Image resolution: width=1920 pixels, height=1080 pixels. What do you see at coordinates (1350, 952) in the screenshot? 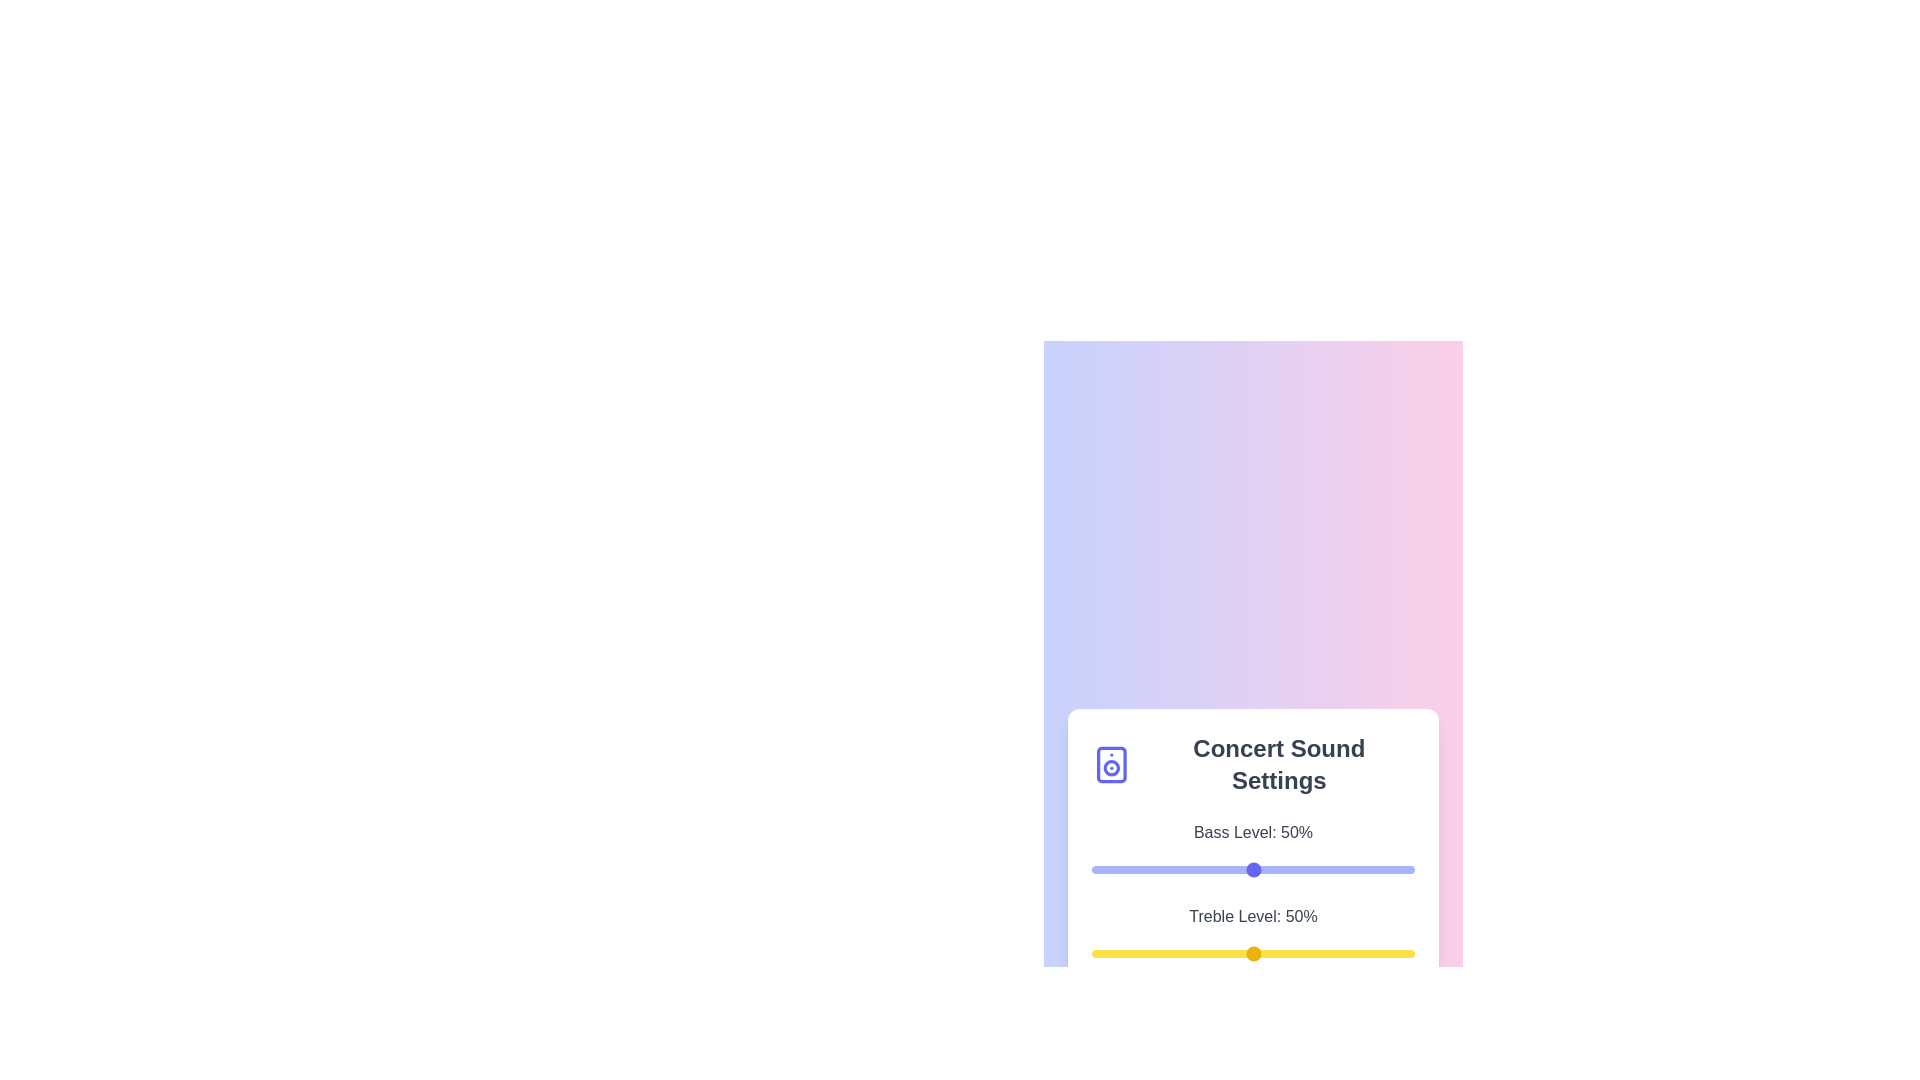
I see `the treble level to 80% by interacting with the slider` at bounding box center [1350, 952].